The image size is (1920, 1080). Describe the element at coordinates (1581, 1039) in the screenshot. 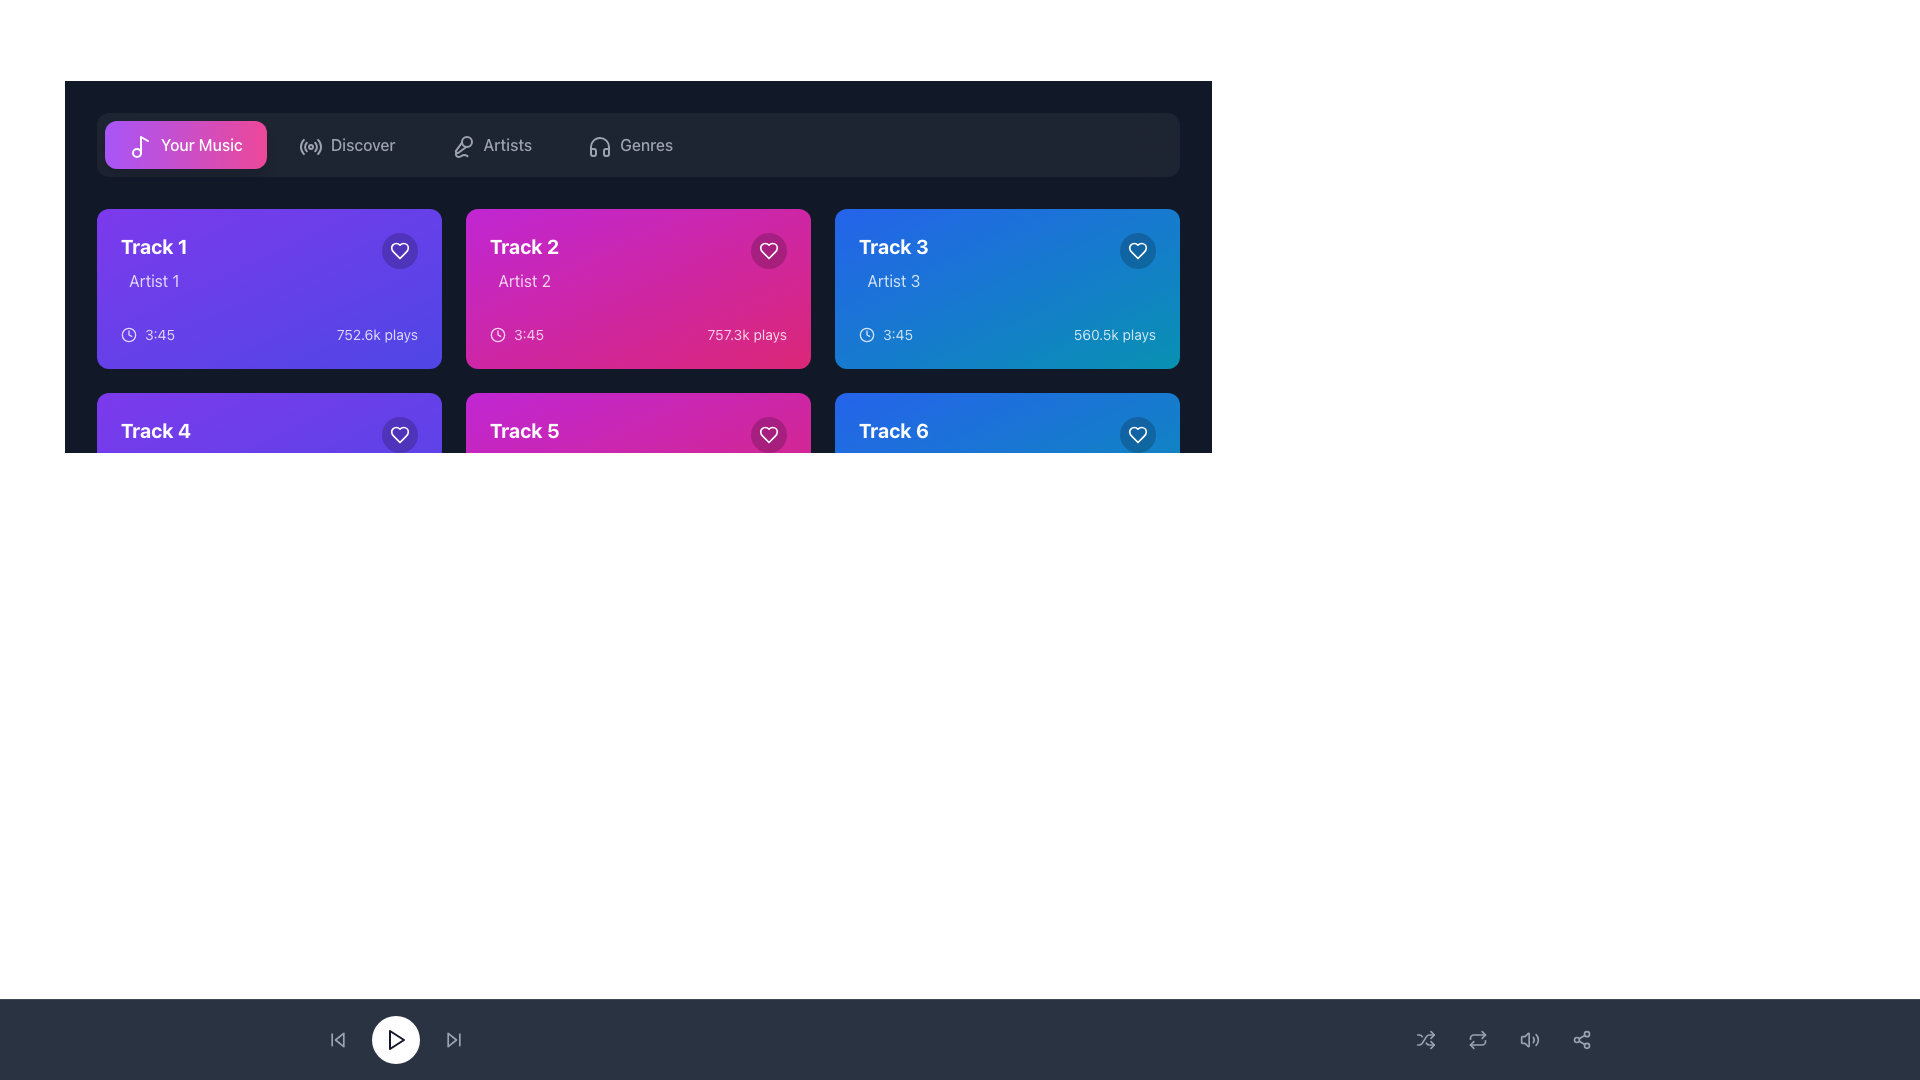

I see `the share button located as the fourth visible button from the left in the bottom control bar` at that location.